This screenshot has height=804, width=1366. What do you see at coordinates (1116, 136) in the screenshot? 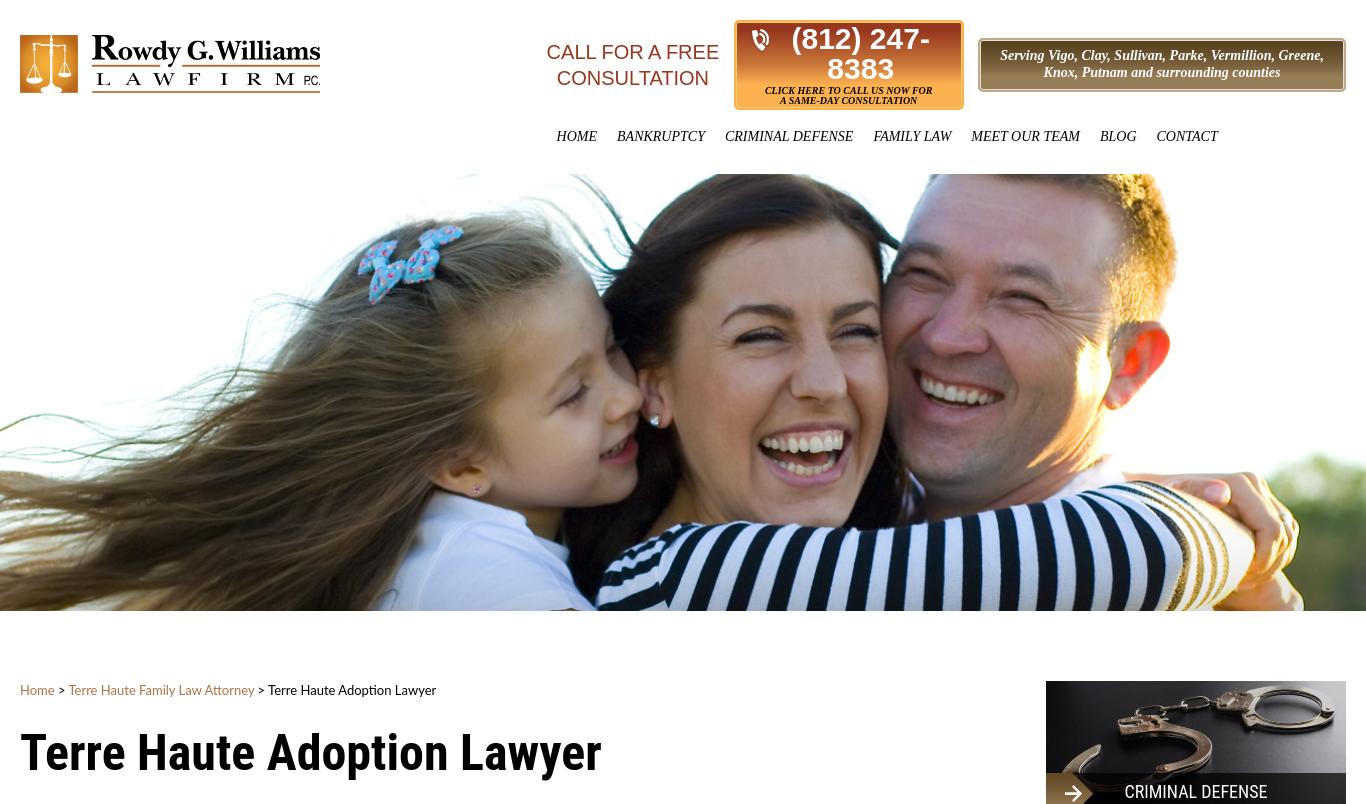
I see `'Blog'` at bounding box center [1116, 136].